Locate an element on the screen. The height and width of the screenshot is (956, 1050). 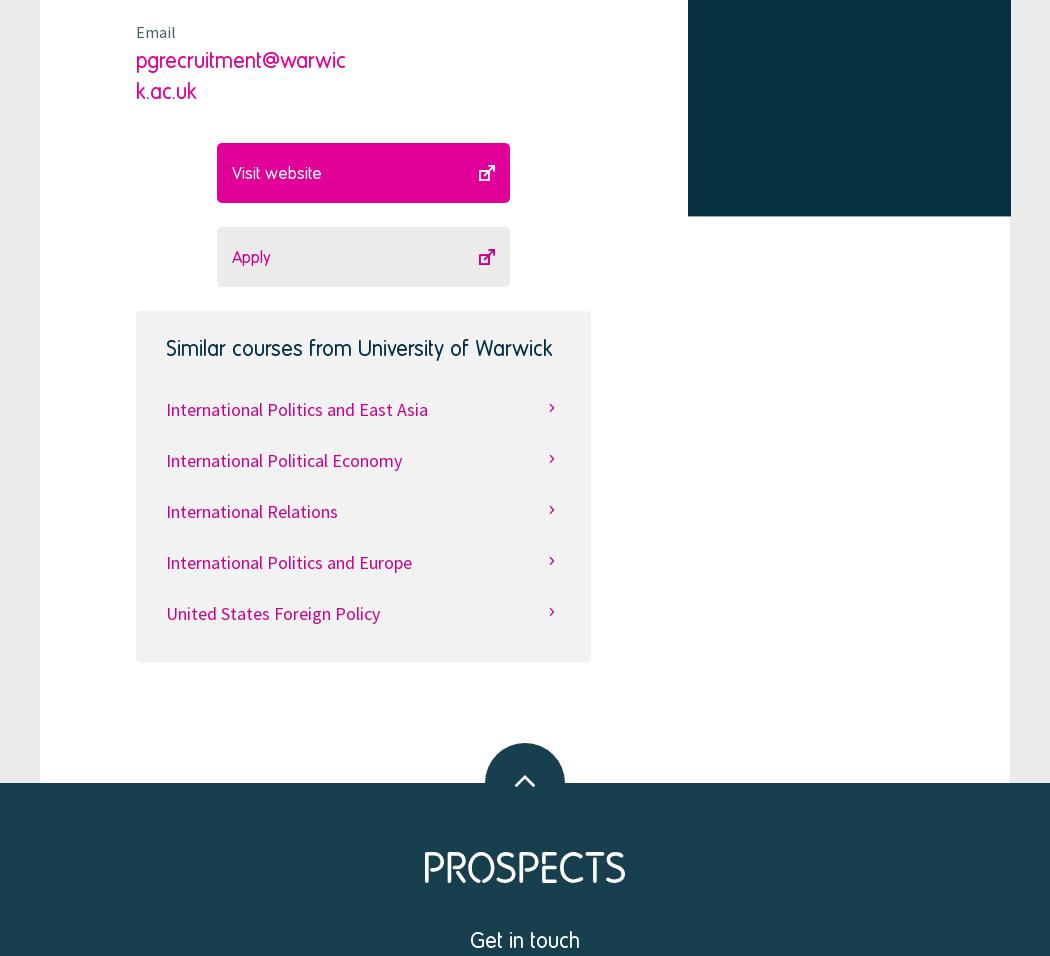
'Email' is located at coordinates (154, 29).